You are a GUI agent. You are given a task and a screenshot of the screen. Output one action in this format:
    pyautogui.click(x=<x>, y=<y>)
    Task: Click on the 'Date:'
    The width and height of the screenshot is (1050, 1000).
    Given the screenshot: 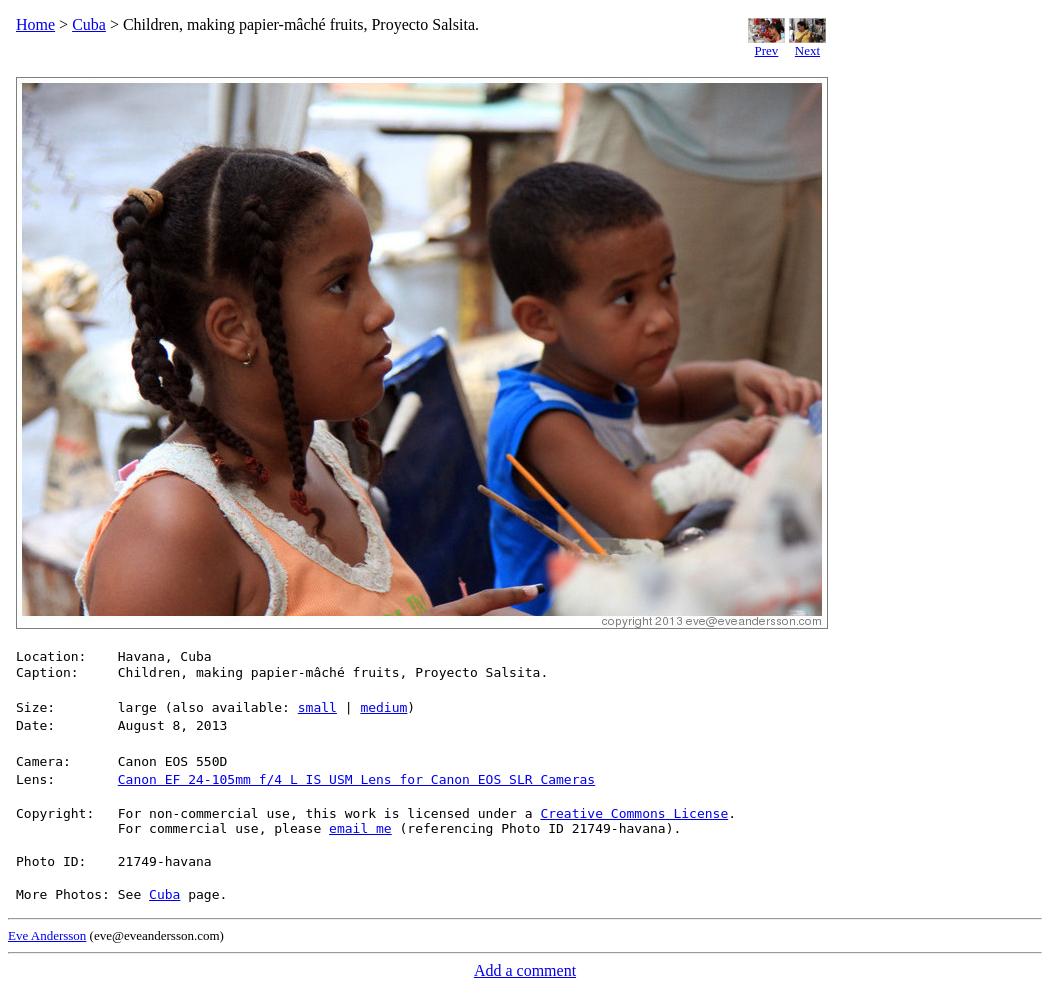 What is the action you would take?
    pyautogui.click(x=35, y=724)
    